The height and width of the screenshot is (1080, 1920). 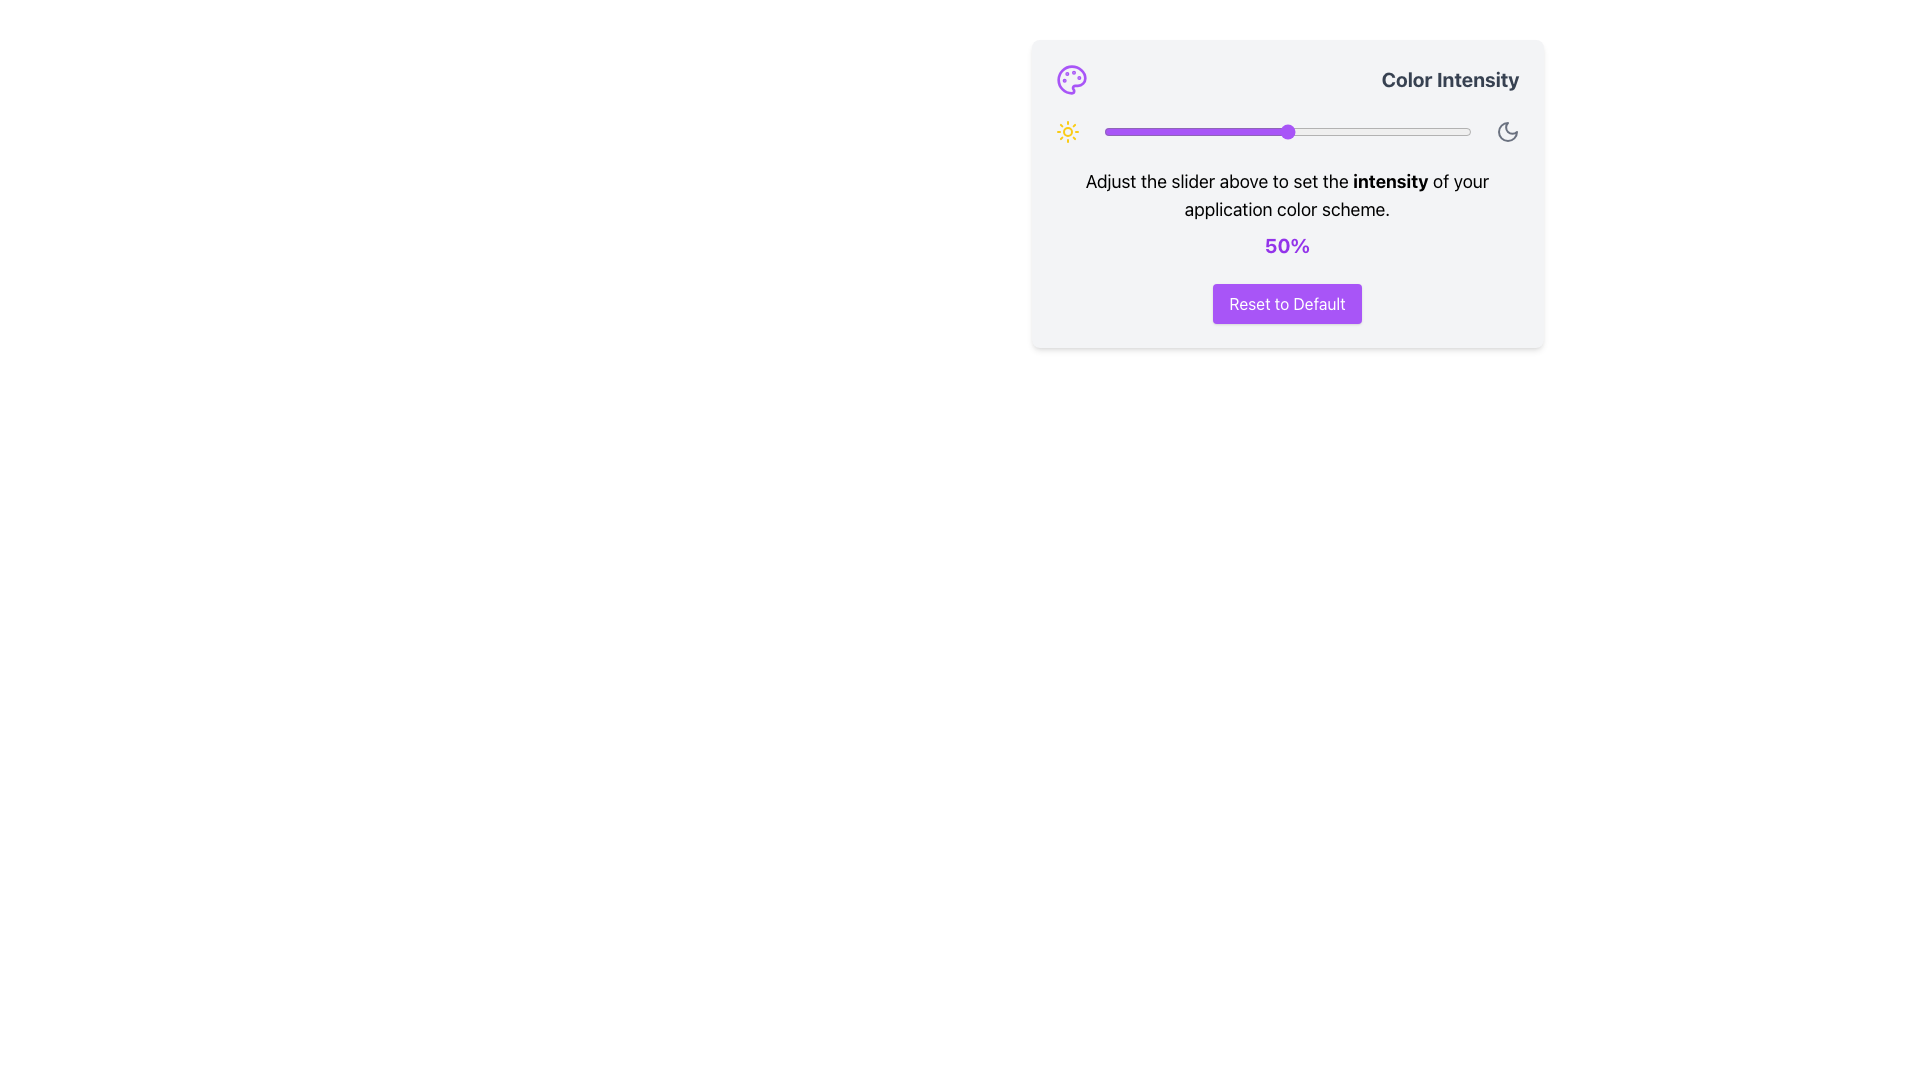 I want to click on the horizontal range slider with a purple accent and a rounded handle, positioned centrally between a sun icon on the left and a moon icon on the right, indicating a value of approximately 50%, so click(x=1287, y=131).